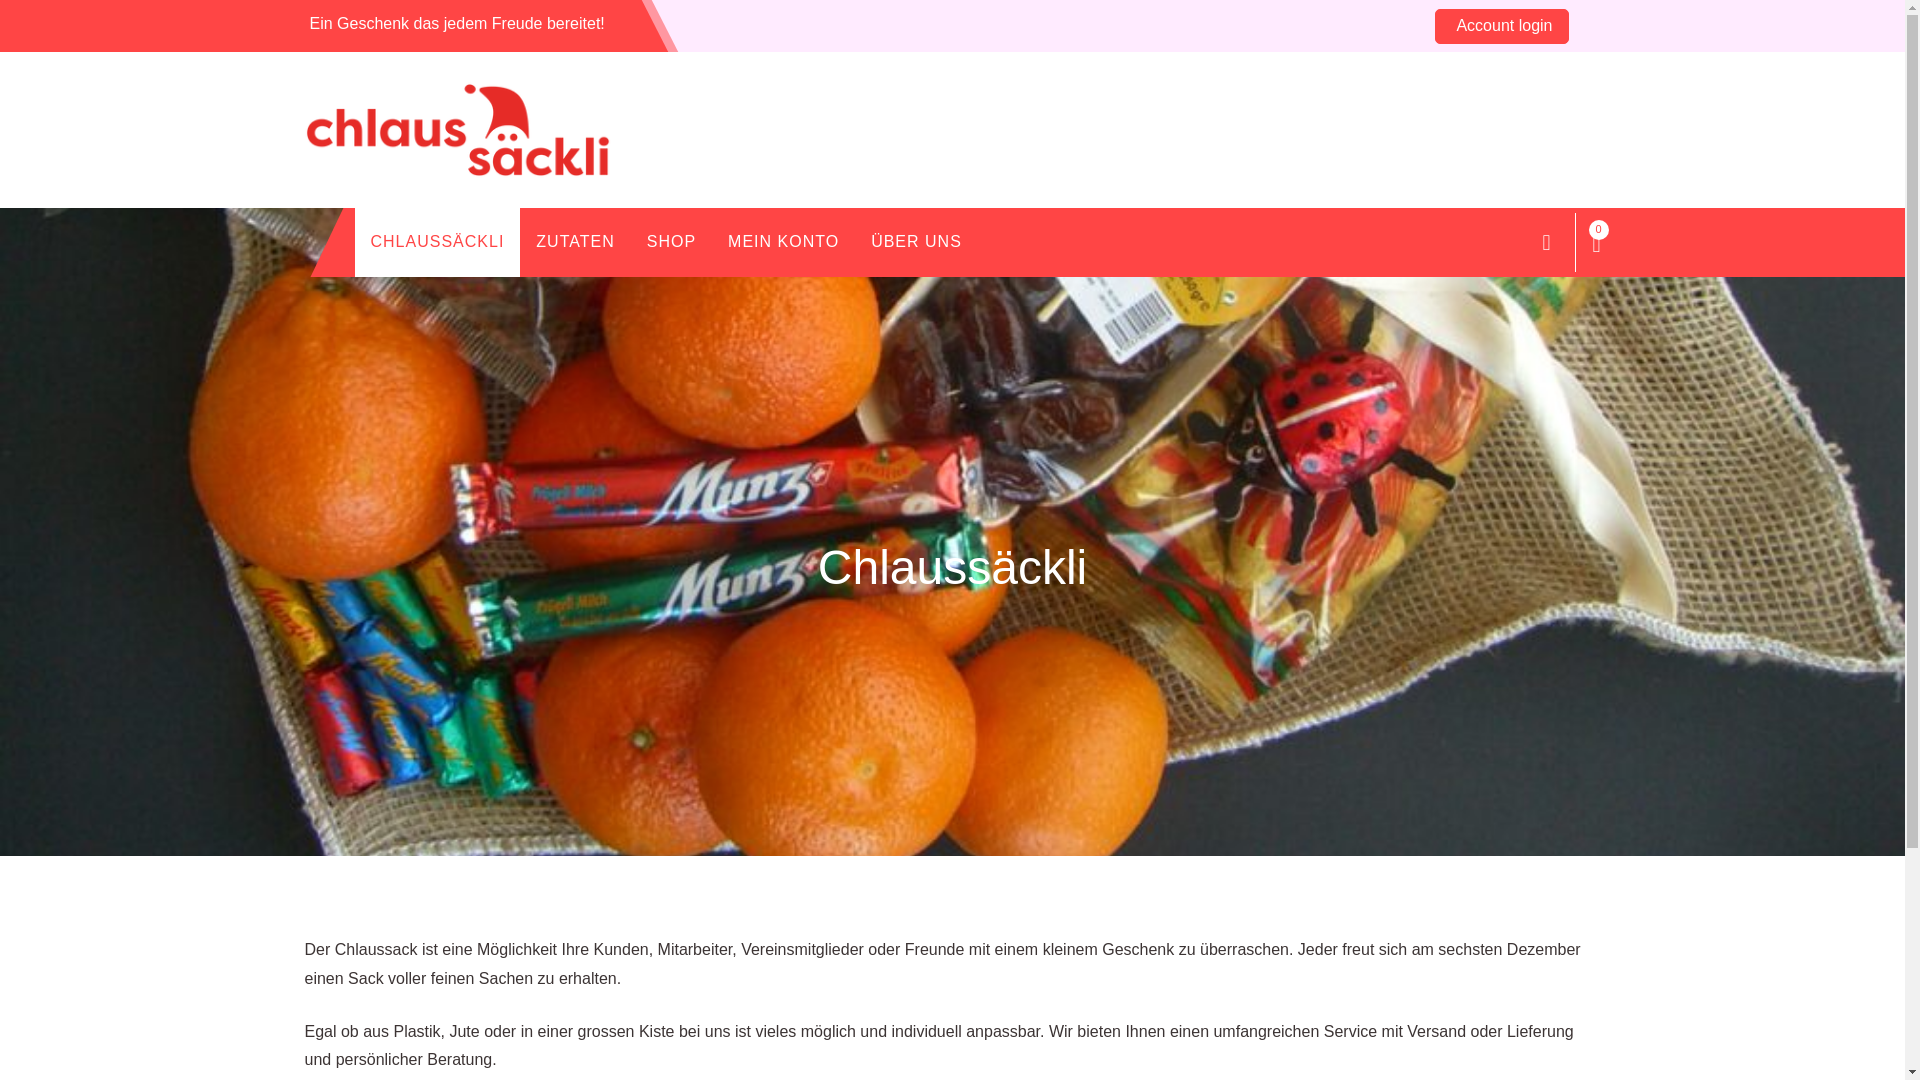 The height and width of the screenshot is (1080, 1920). I want to click on 'SHOP', so click(629, 241).